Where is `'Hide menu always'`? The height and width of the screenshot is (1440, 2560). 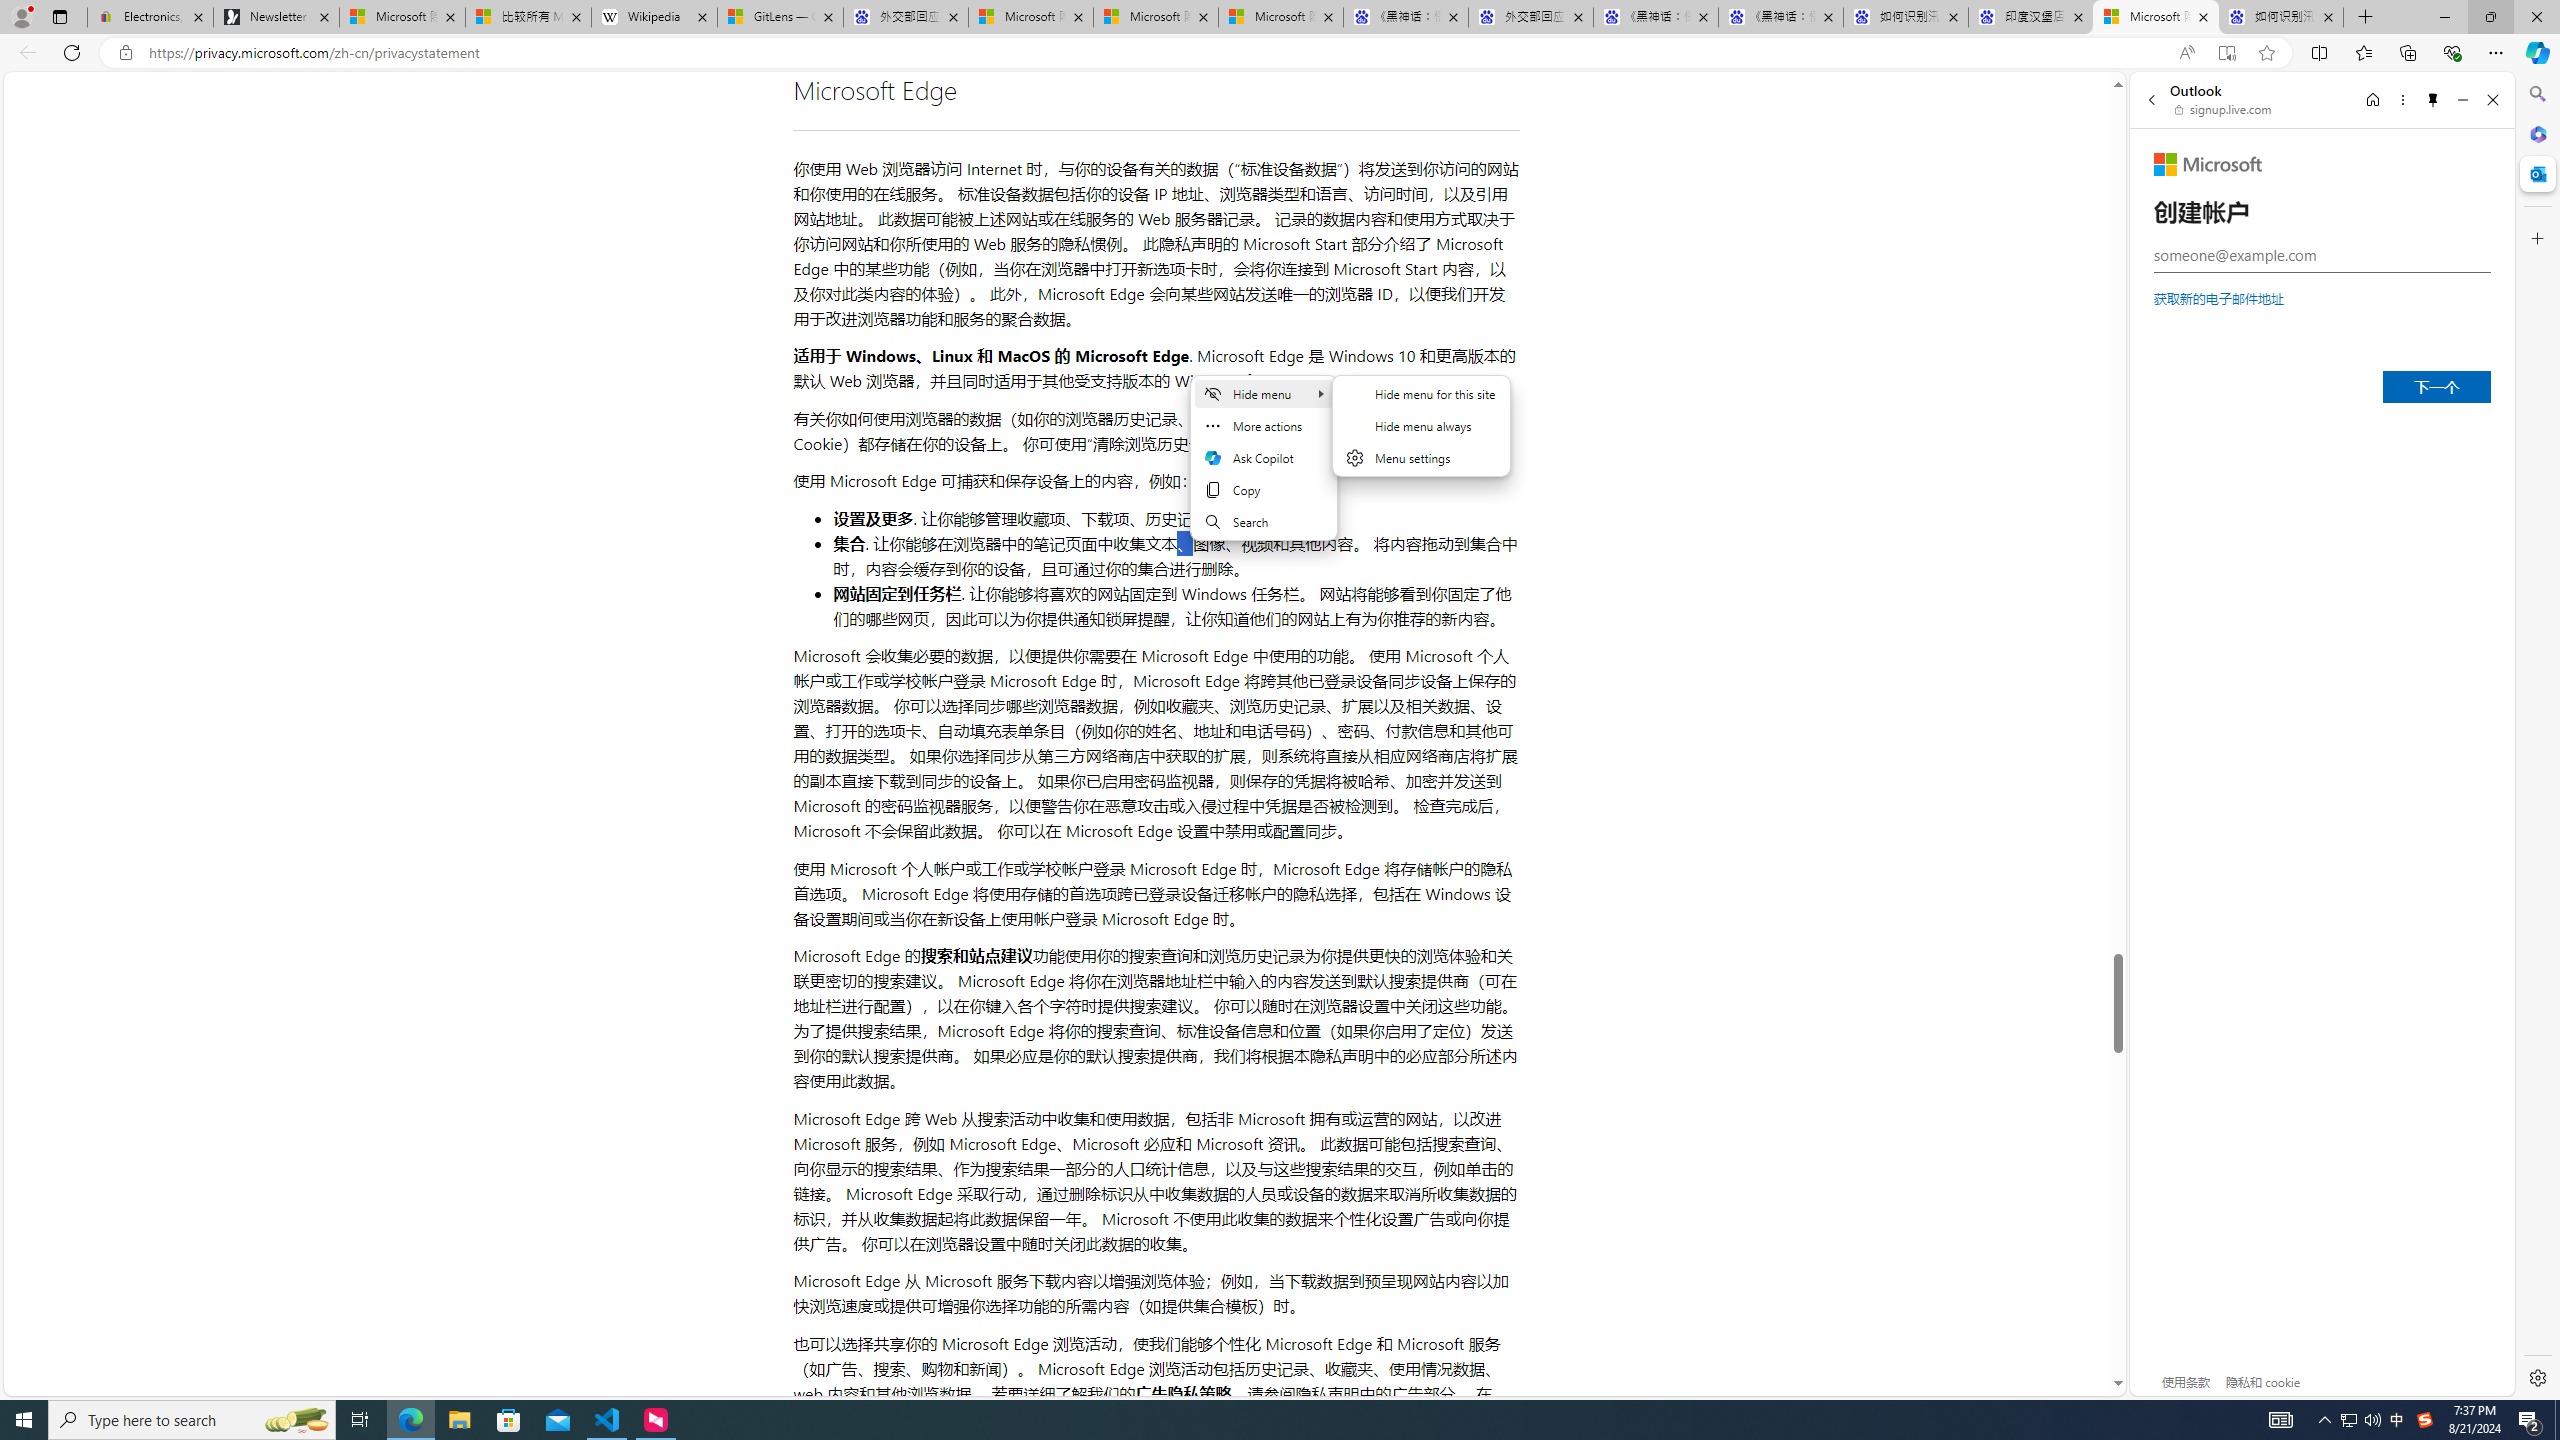
'Hide menu always' is located at coordinates (1422, 425).